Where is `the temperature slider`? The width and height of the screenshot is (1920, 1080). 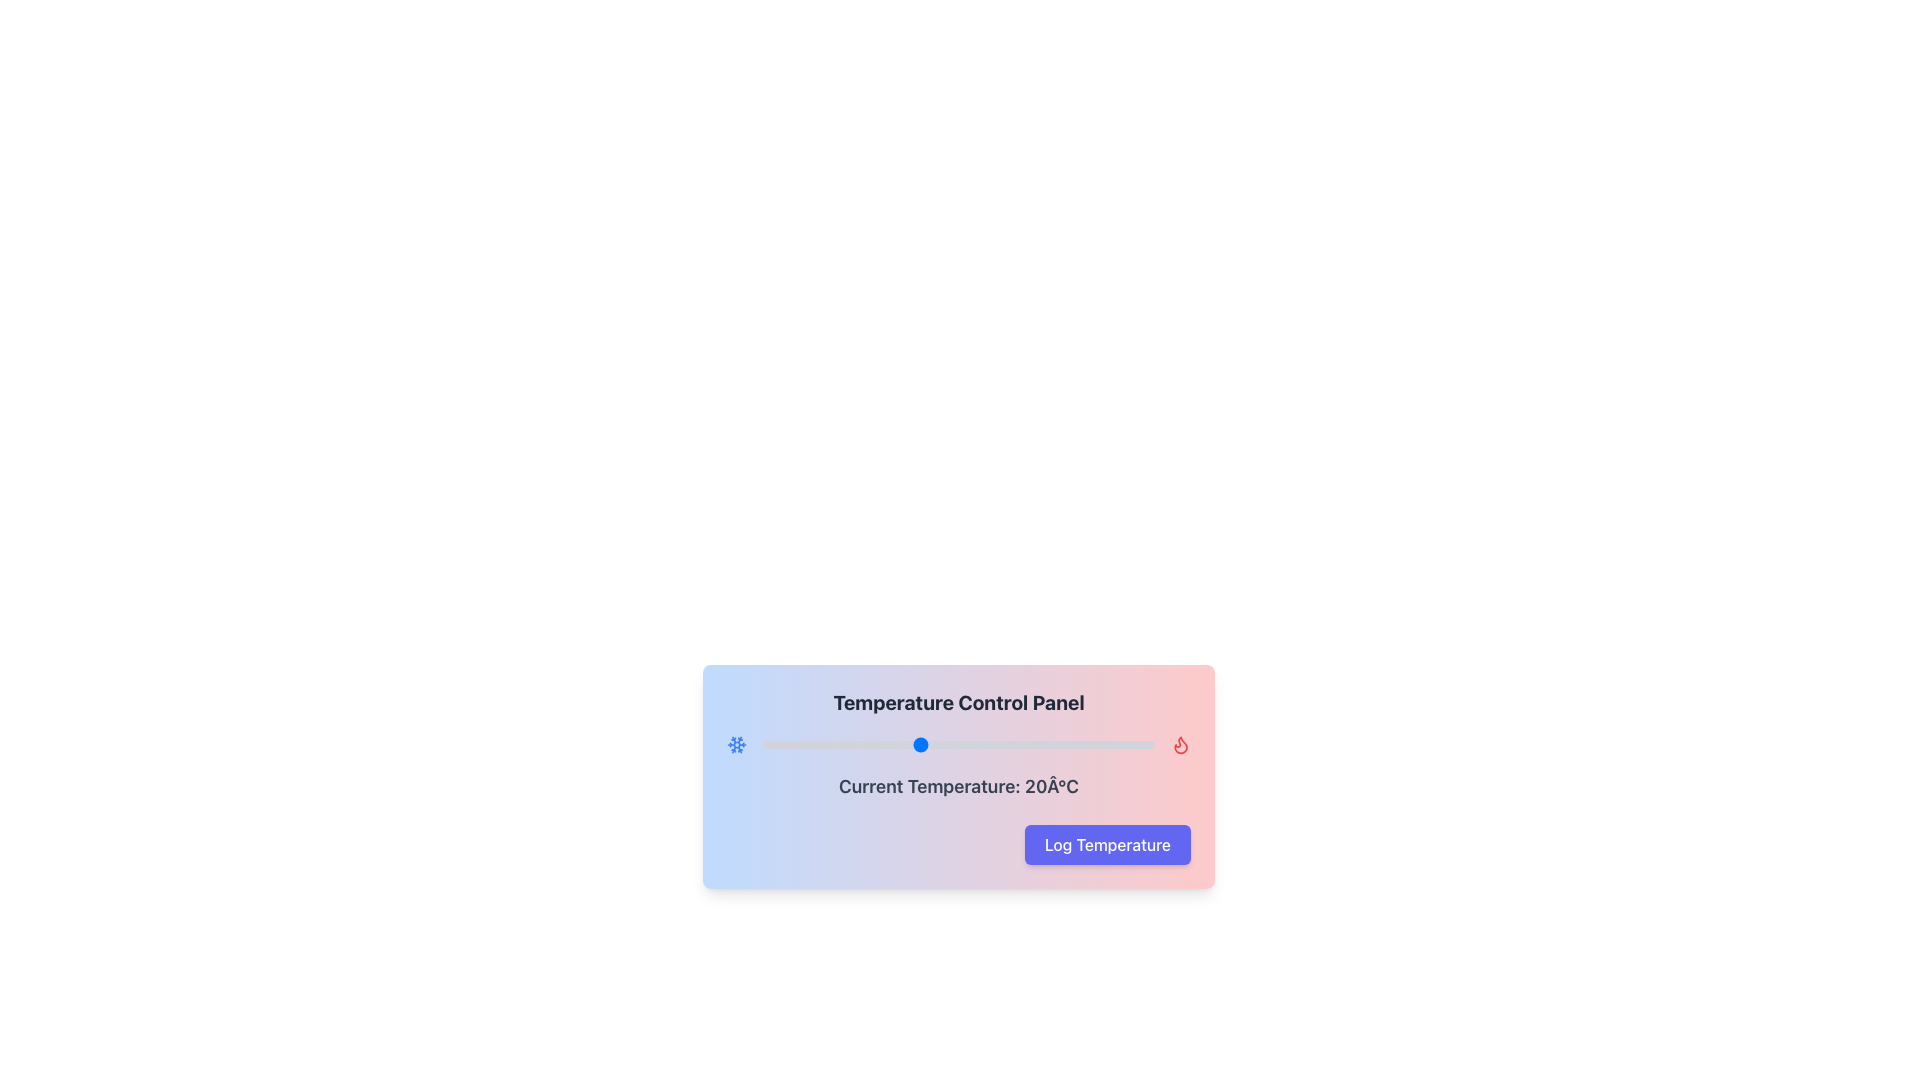 the temperature slider is located at coordinates (918, 744).